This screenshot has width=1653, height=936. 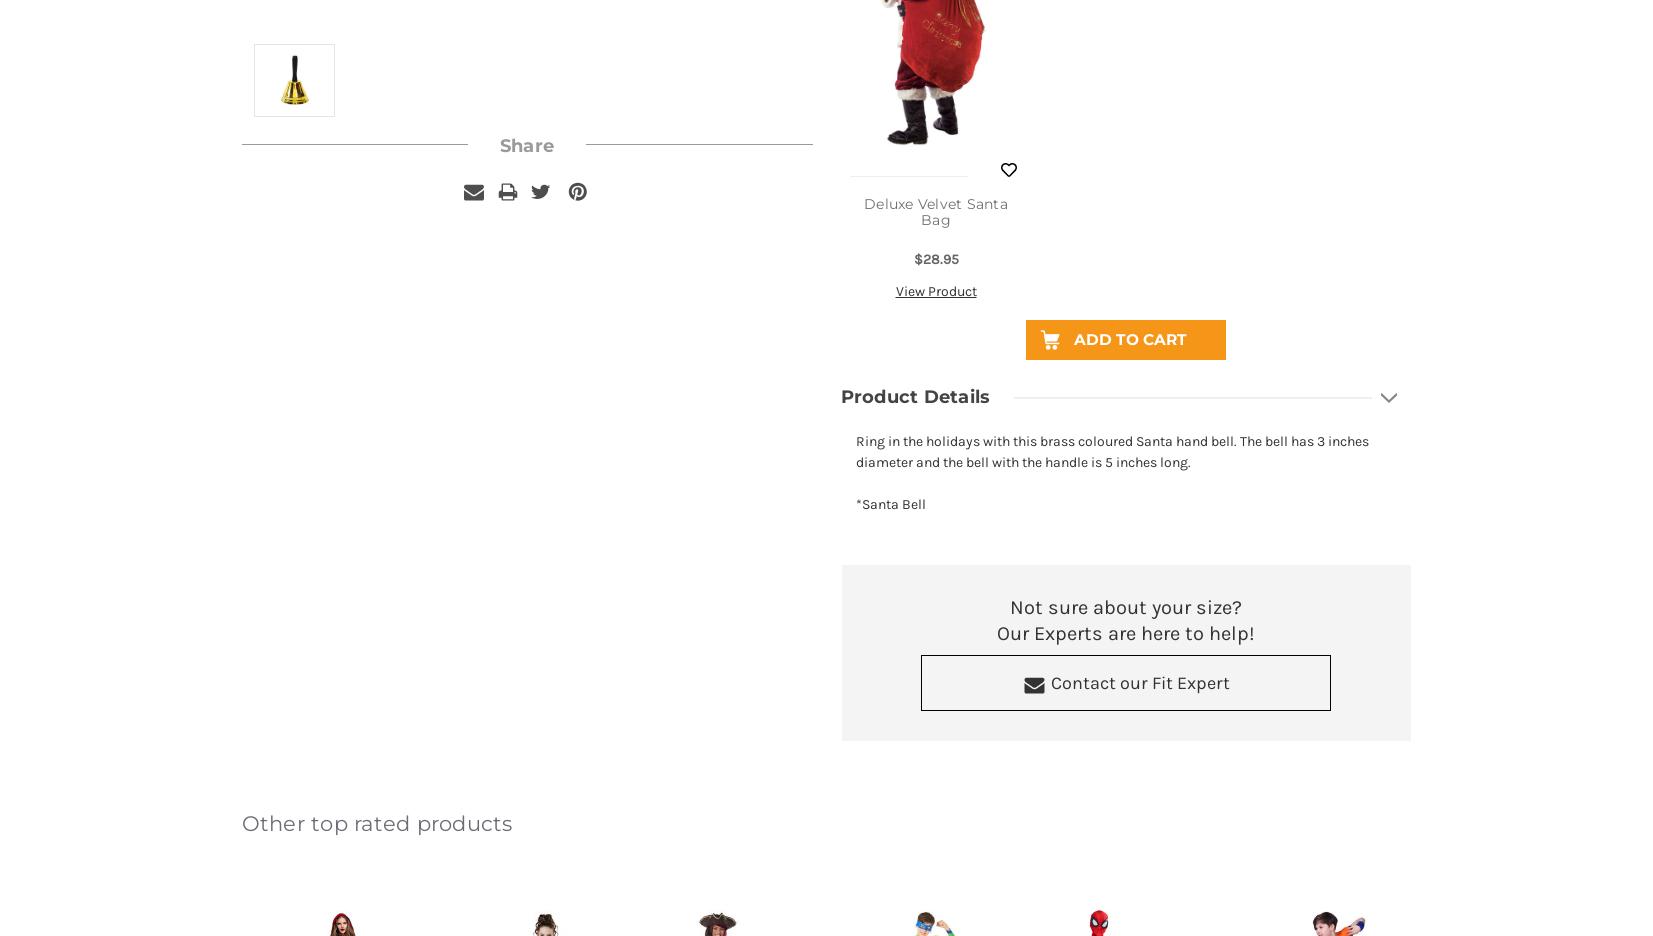 What do you see at coordinates (935, 291) in the screenshot?
I see `'View Product'` at bounding box center [935, 291].